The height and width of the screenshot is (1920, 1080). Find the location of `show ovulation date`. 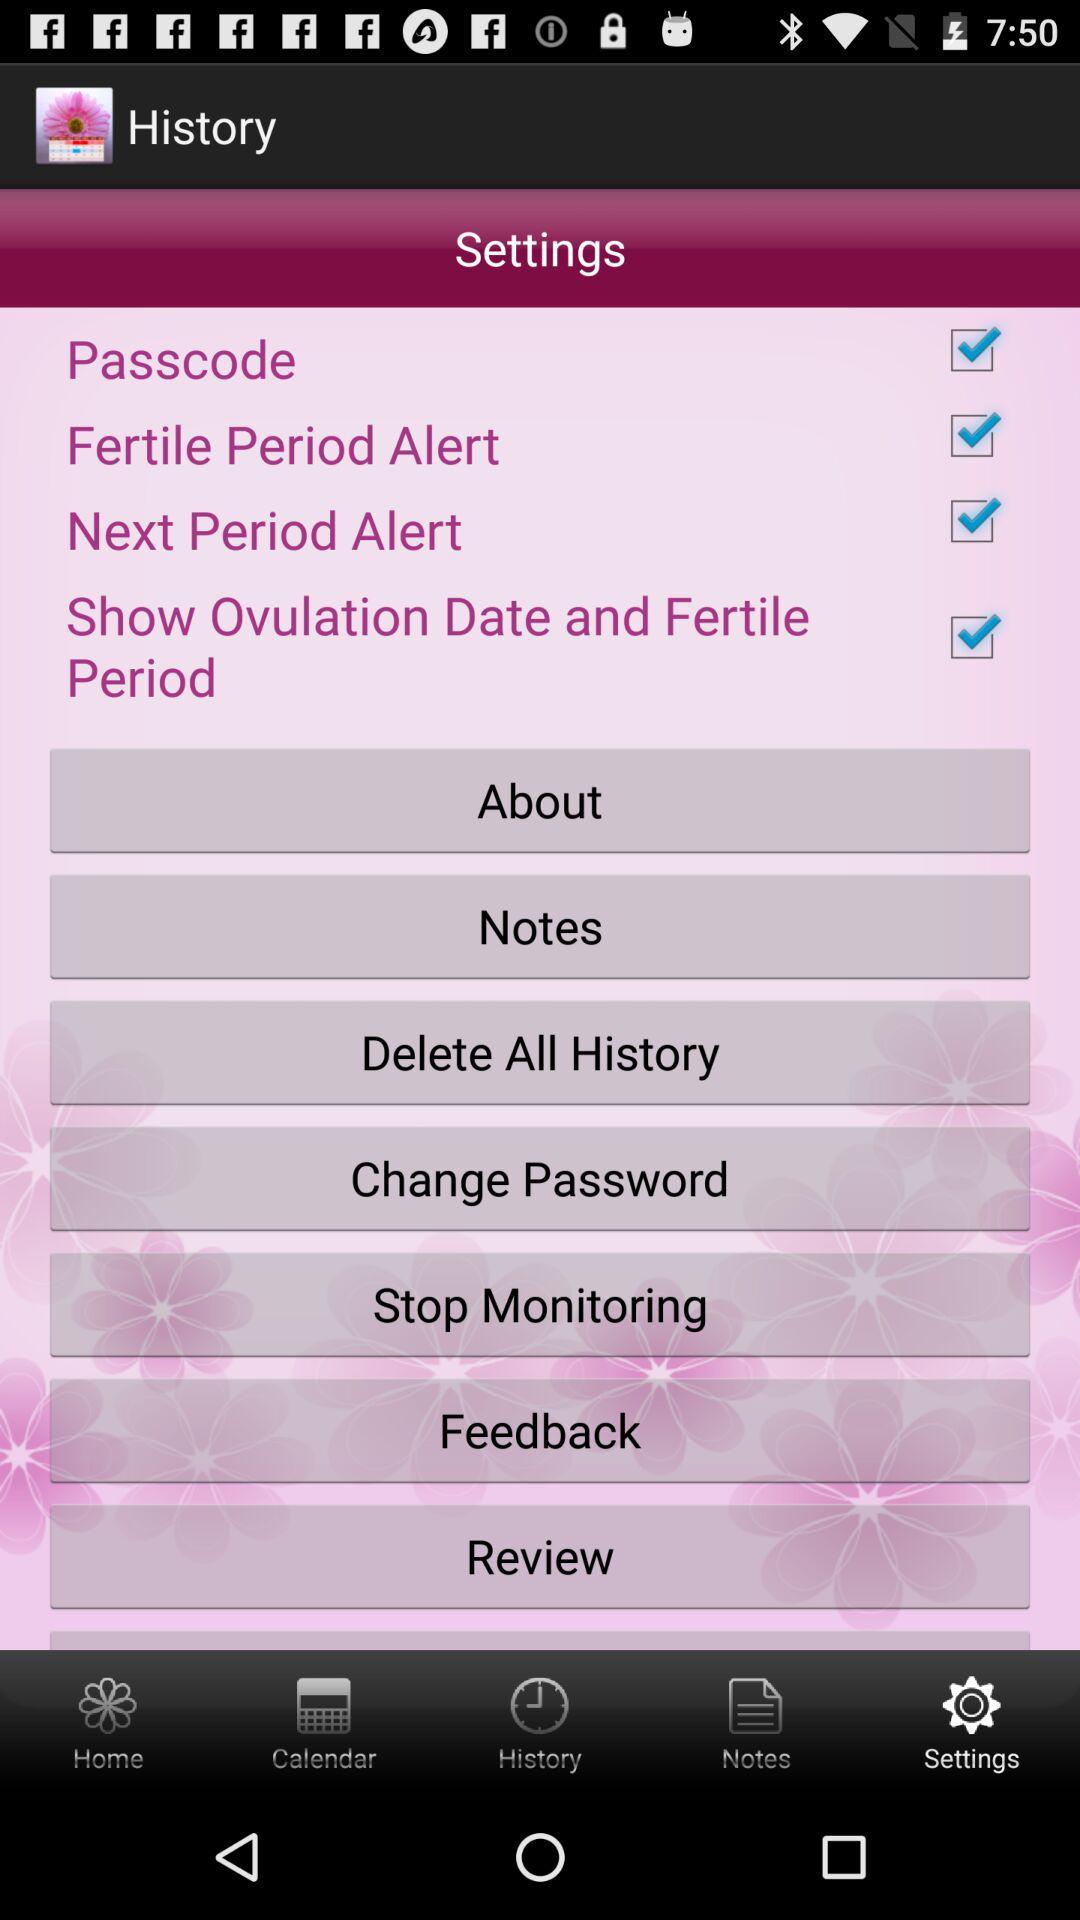

show ovulation date is located at coordinates (540, 636).